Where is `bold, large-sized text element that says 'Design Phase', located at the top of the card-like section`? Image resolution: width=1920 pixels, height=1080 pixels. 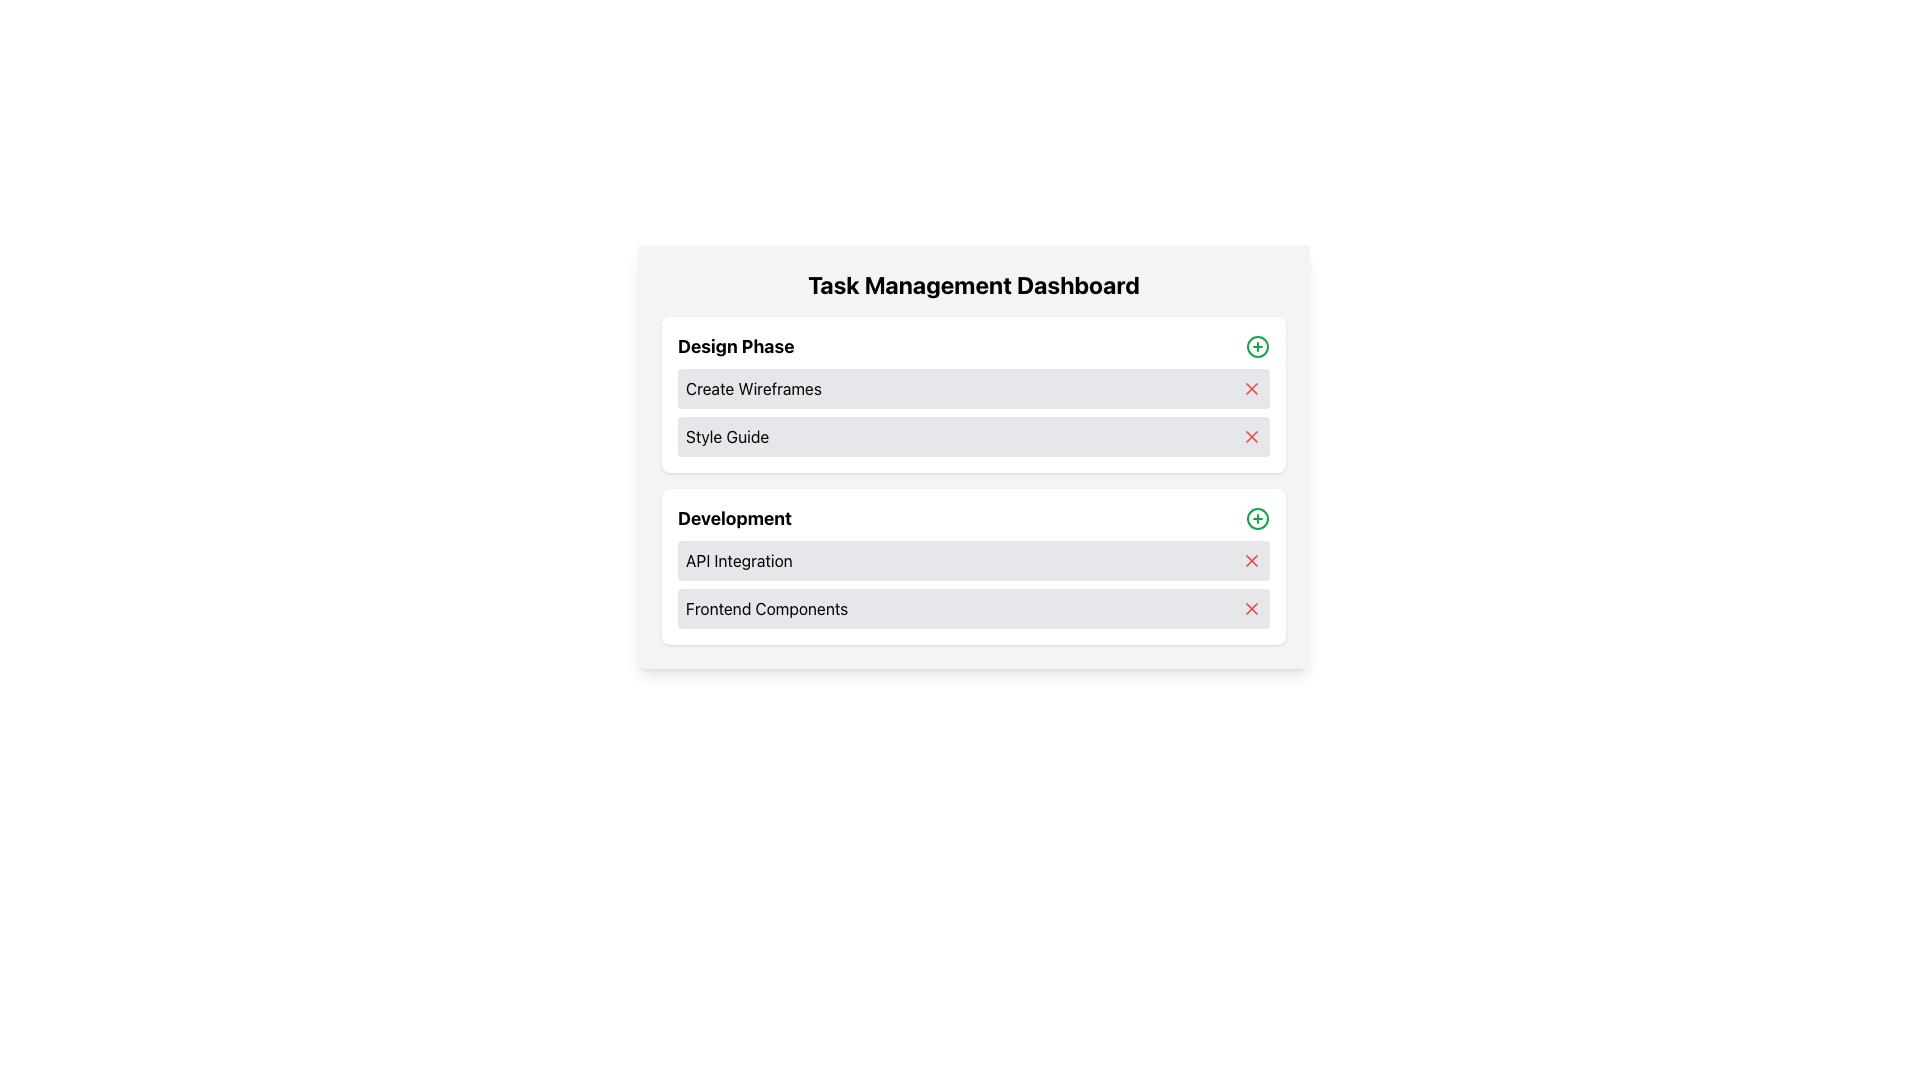
bold, large-sized text element that says 'Design Phase', located at the top of the card-like section is located at coordinates (735, 346).